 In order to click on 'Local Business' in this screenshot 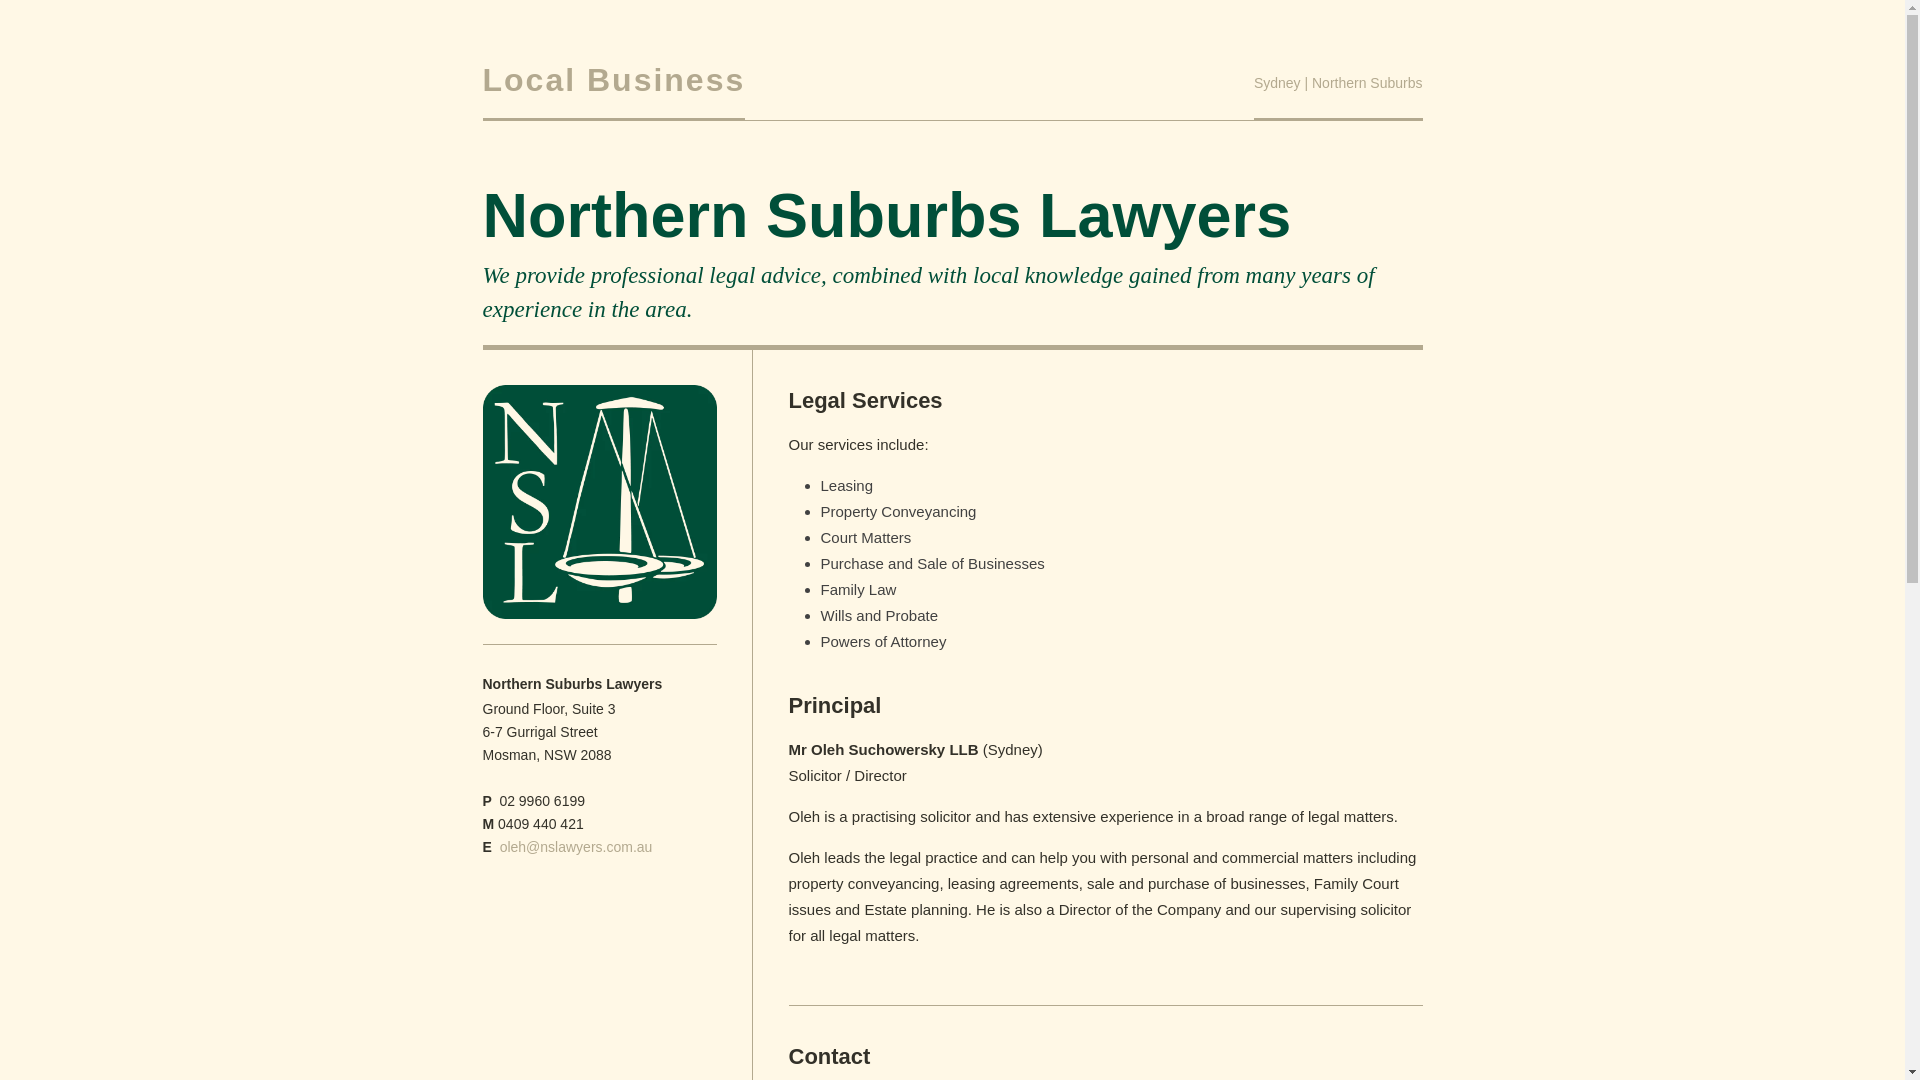, I will do `click(612, 79)`.